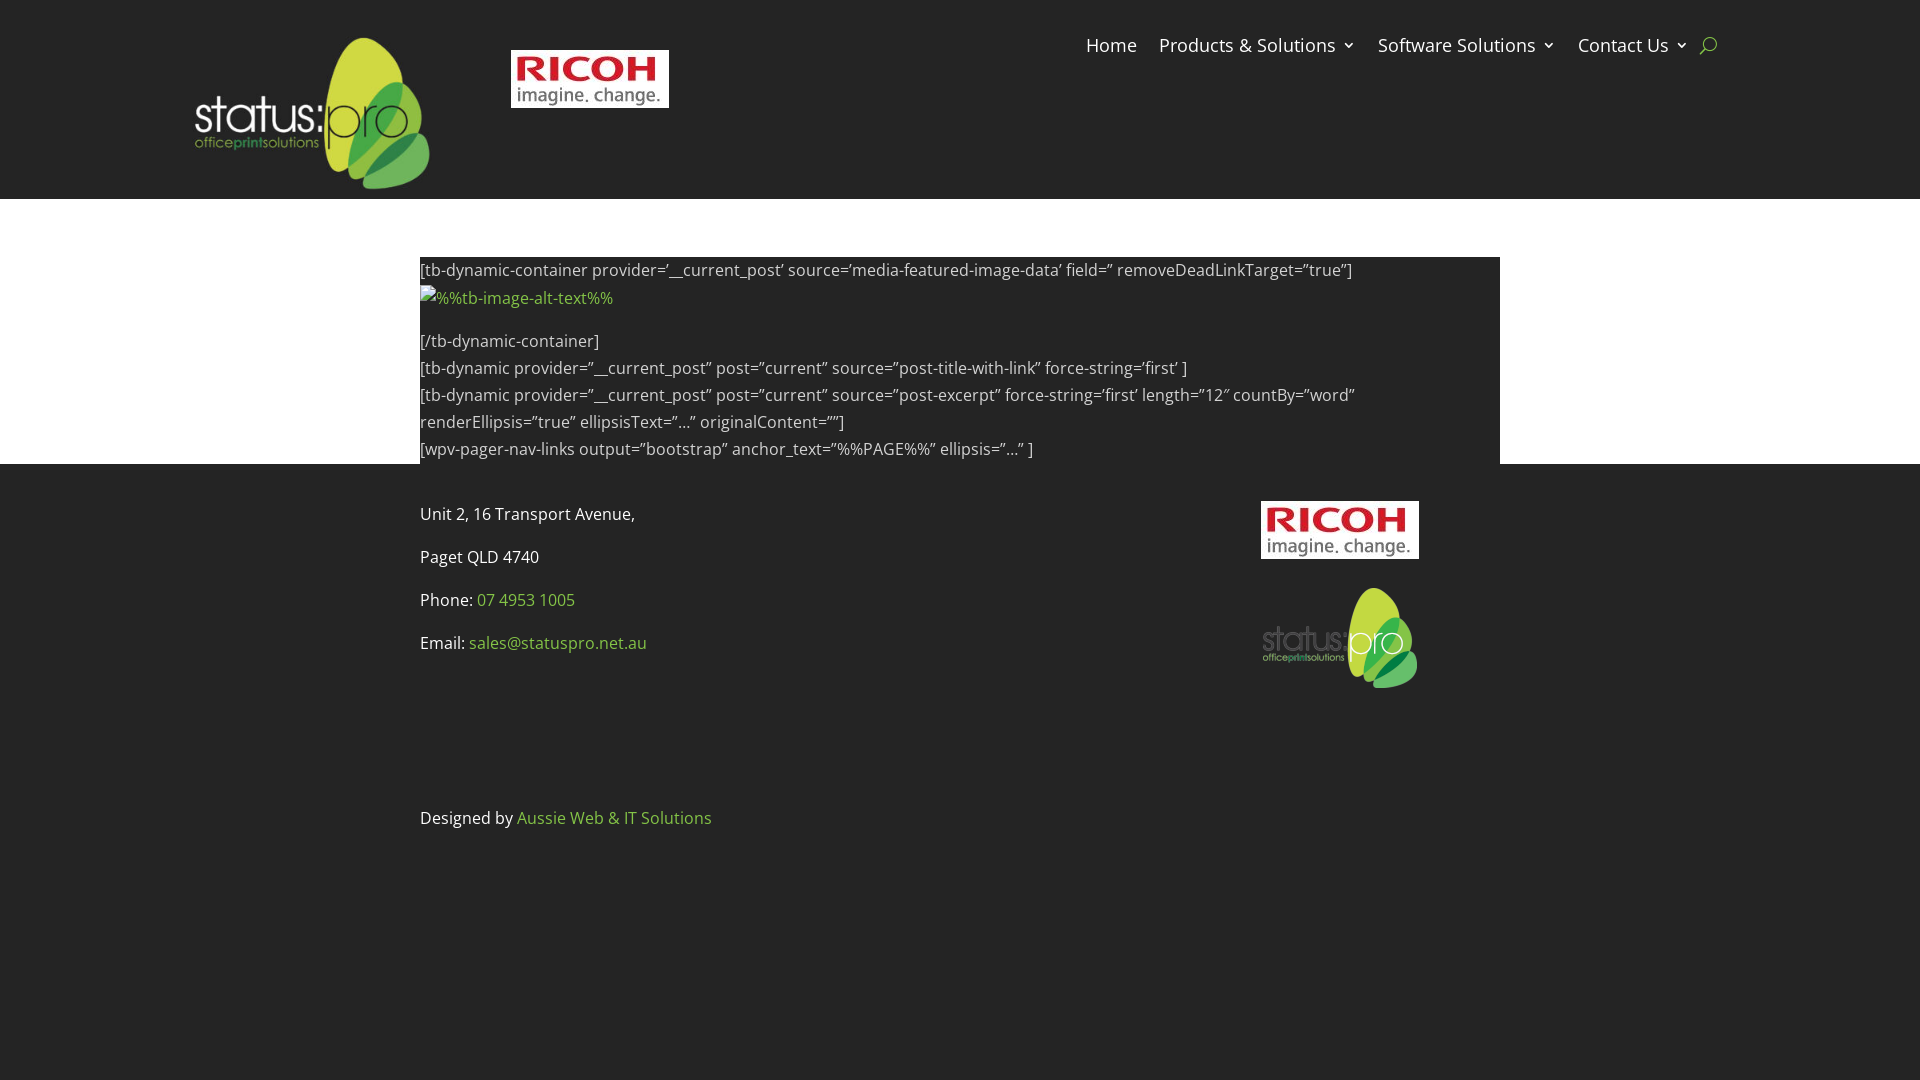  What do you see at coordinates (1110, 48) in the screenshot?
I see `'Home'` at bounding box center [1110, 48].